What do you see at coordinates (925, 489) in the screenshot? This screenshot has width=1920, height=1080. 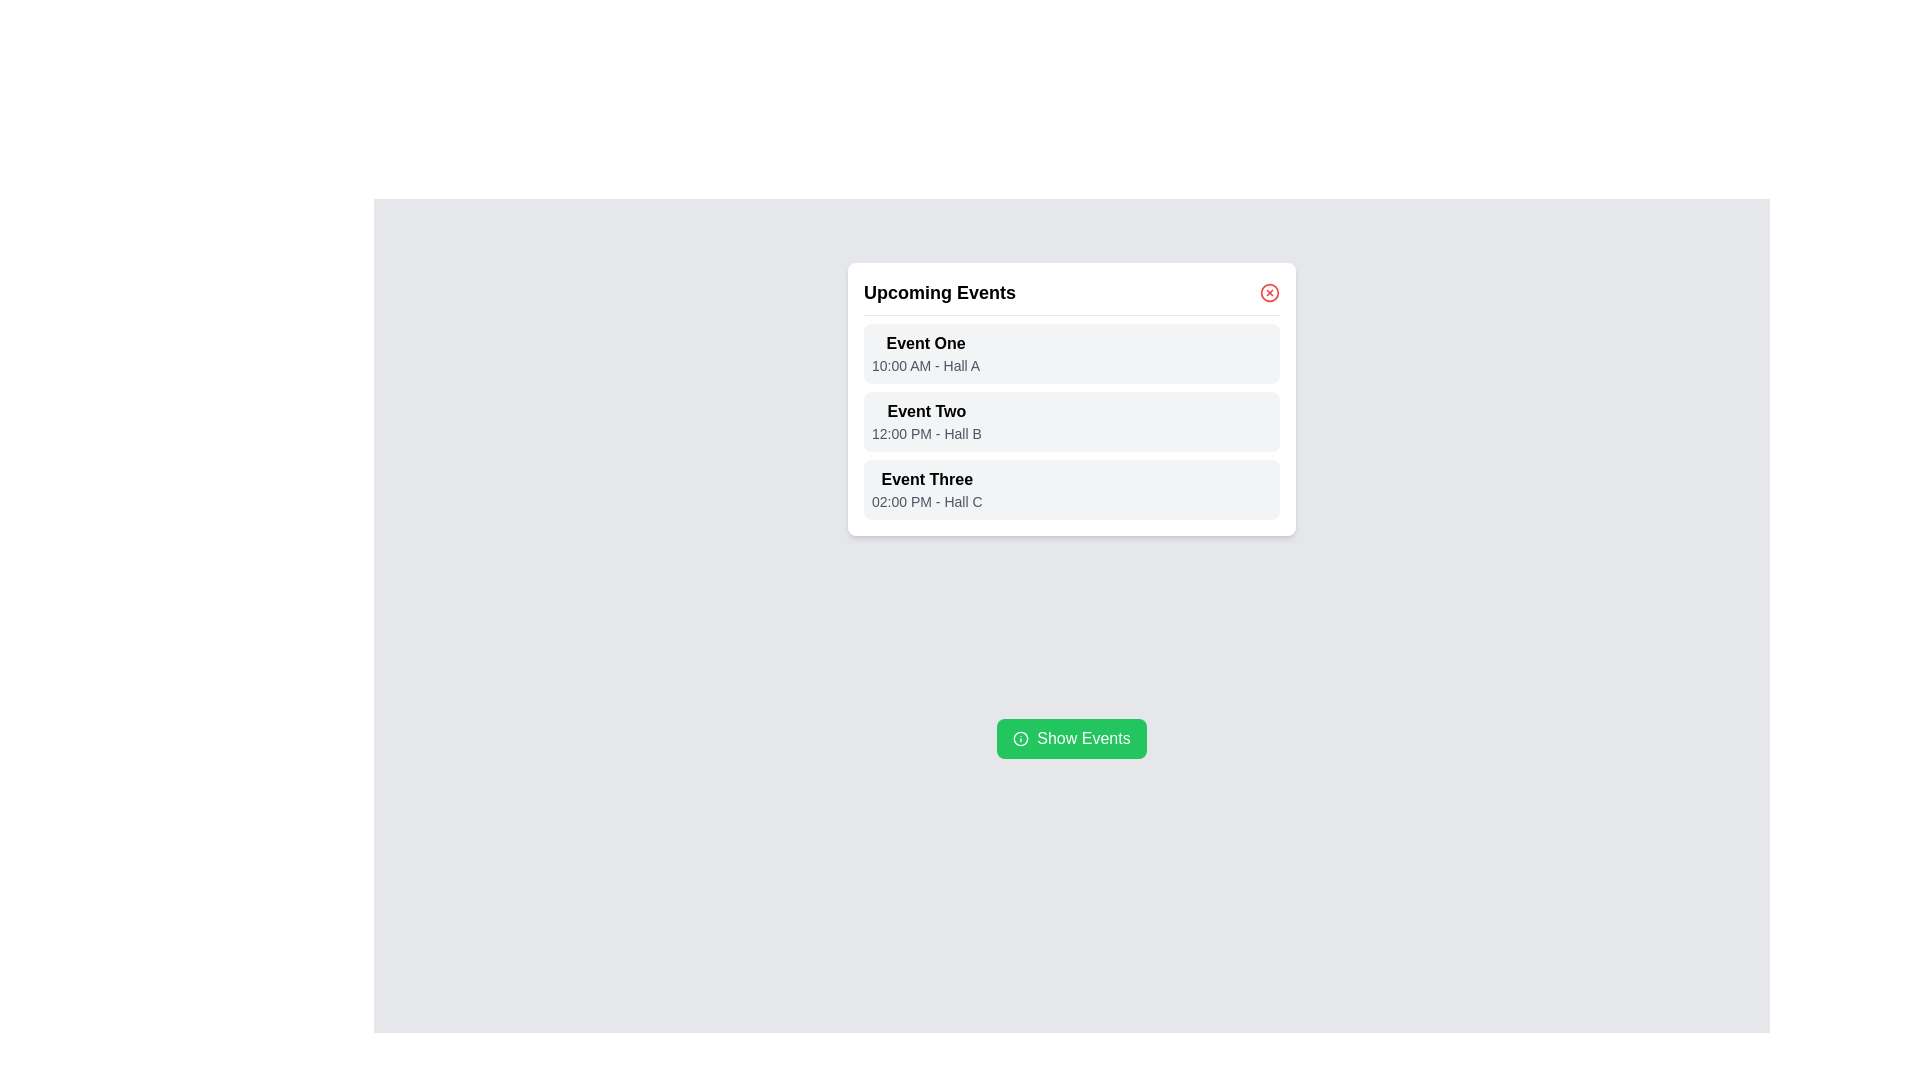 I see `the third and last entry in the 'Upcoming Events' card that provides details about a scheduled event, including its name, time, and location` at bounding box center [925, 489].